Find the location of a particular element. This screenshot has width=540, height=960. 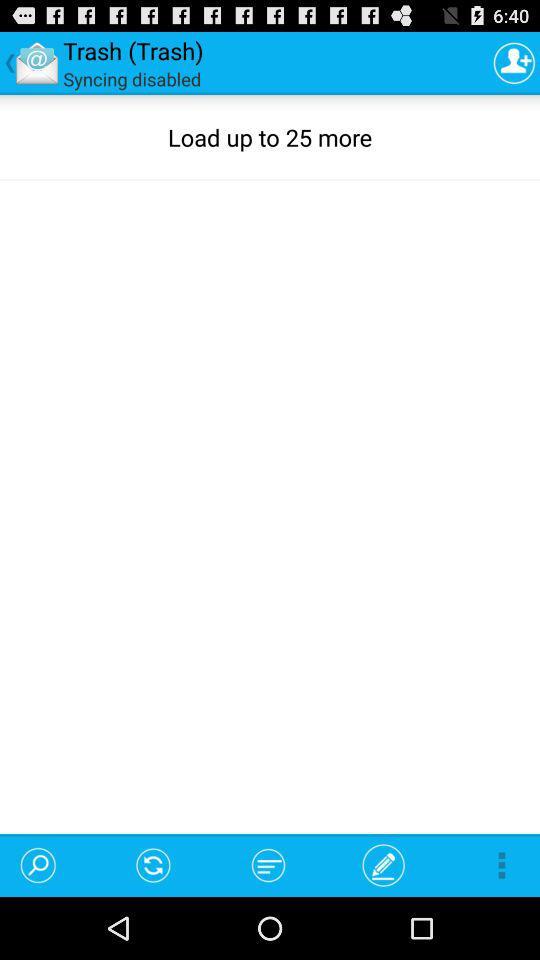

a group is located at coordinates (514, 62).